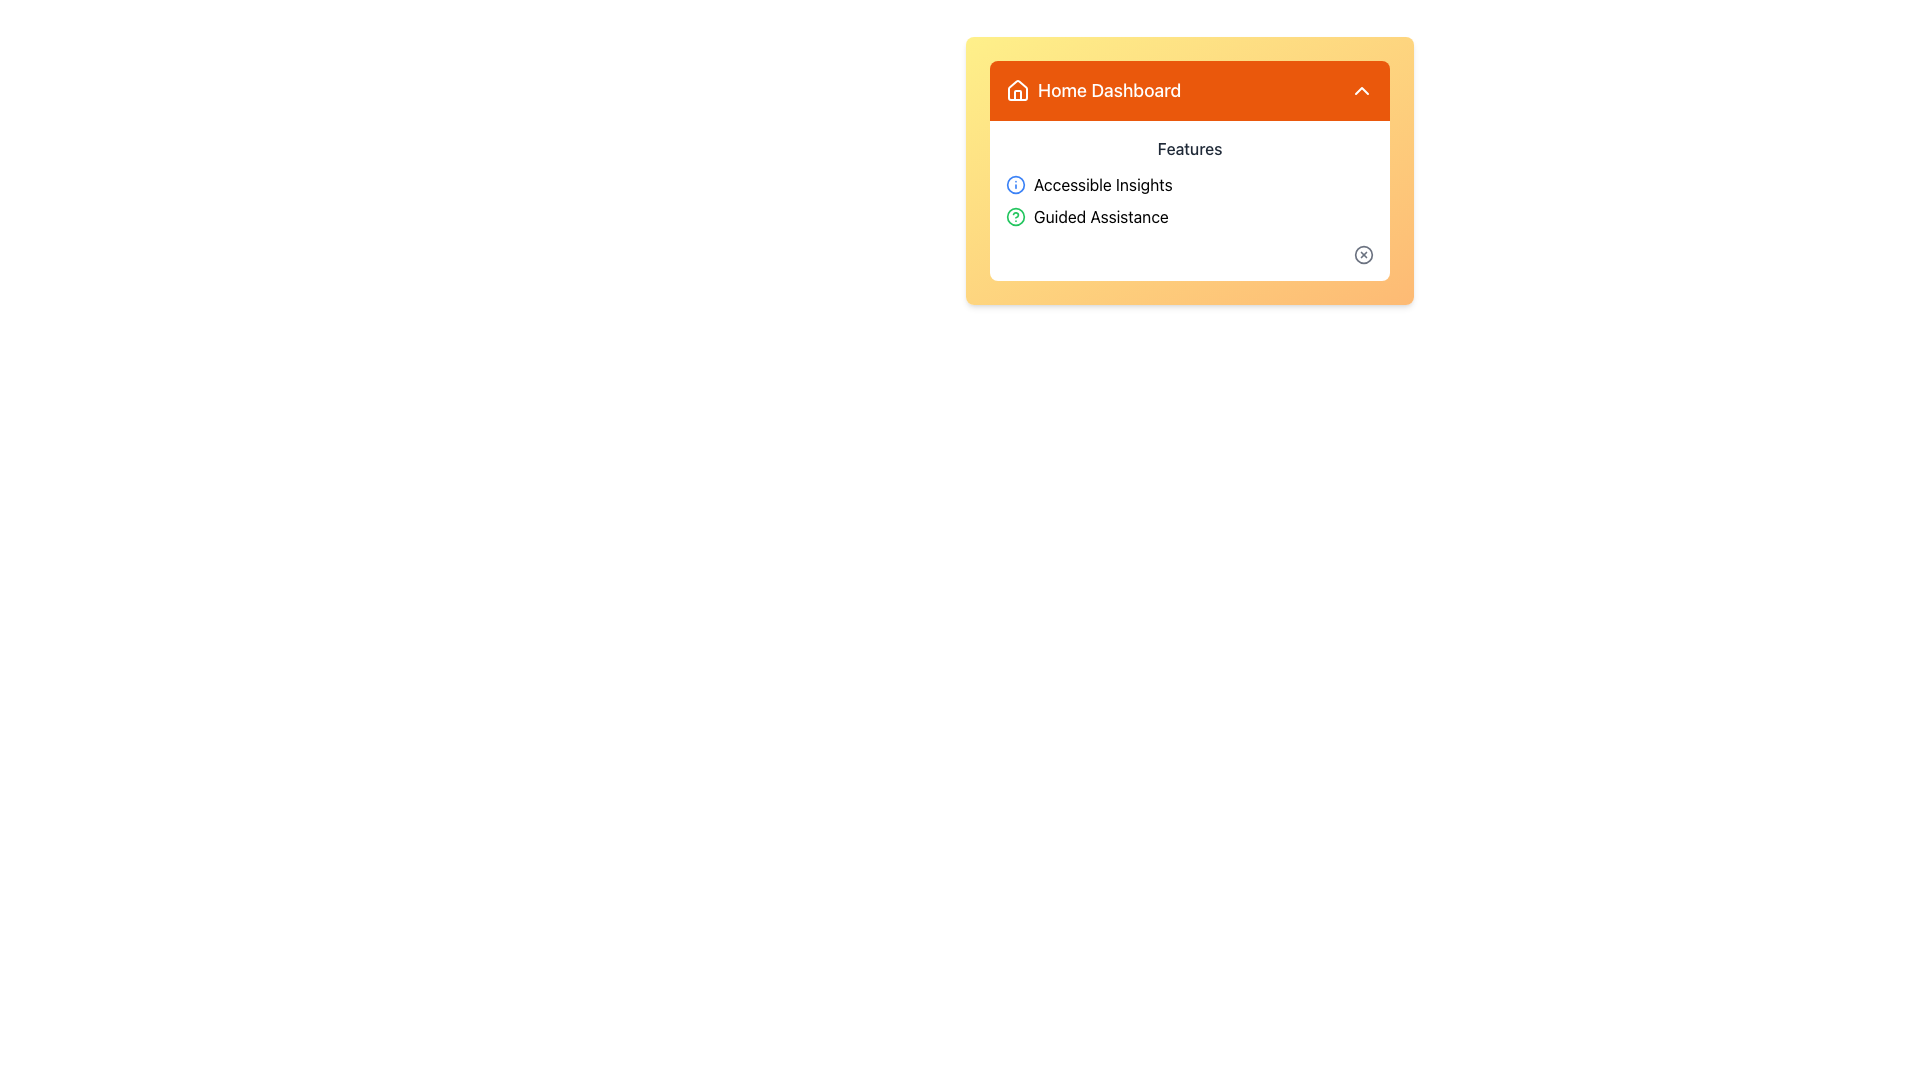 The width and height of the screenshot is (1920, 1080). Describe the element at coordinates (1100, 216) in the screenshot. I see `the text label 'Guided Assistance' which is the second item under the 'Features' section in the content card, indicated by a green help icon to its left` at that location.